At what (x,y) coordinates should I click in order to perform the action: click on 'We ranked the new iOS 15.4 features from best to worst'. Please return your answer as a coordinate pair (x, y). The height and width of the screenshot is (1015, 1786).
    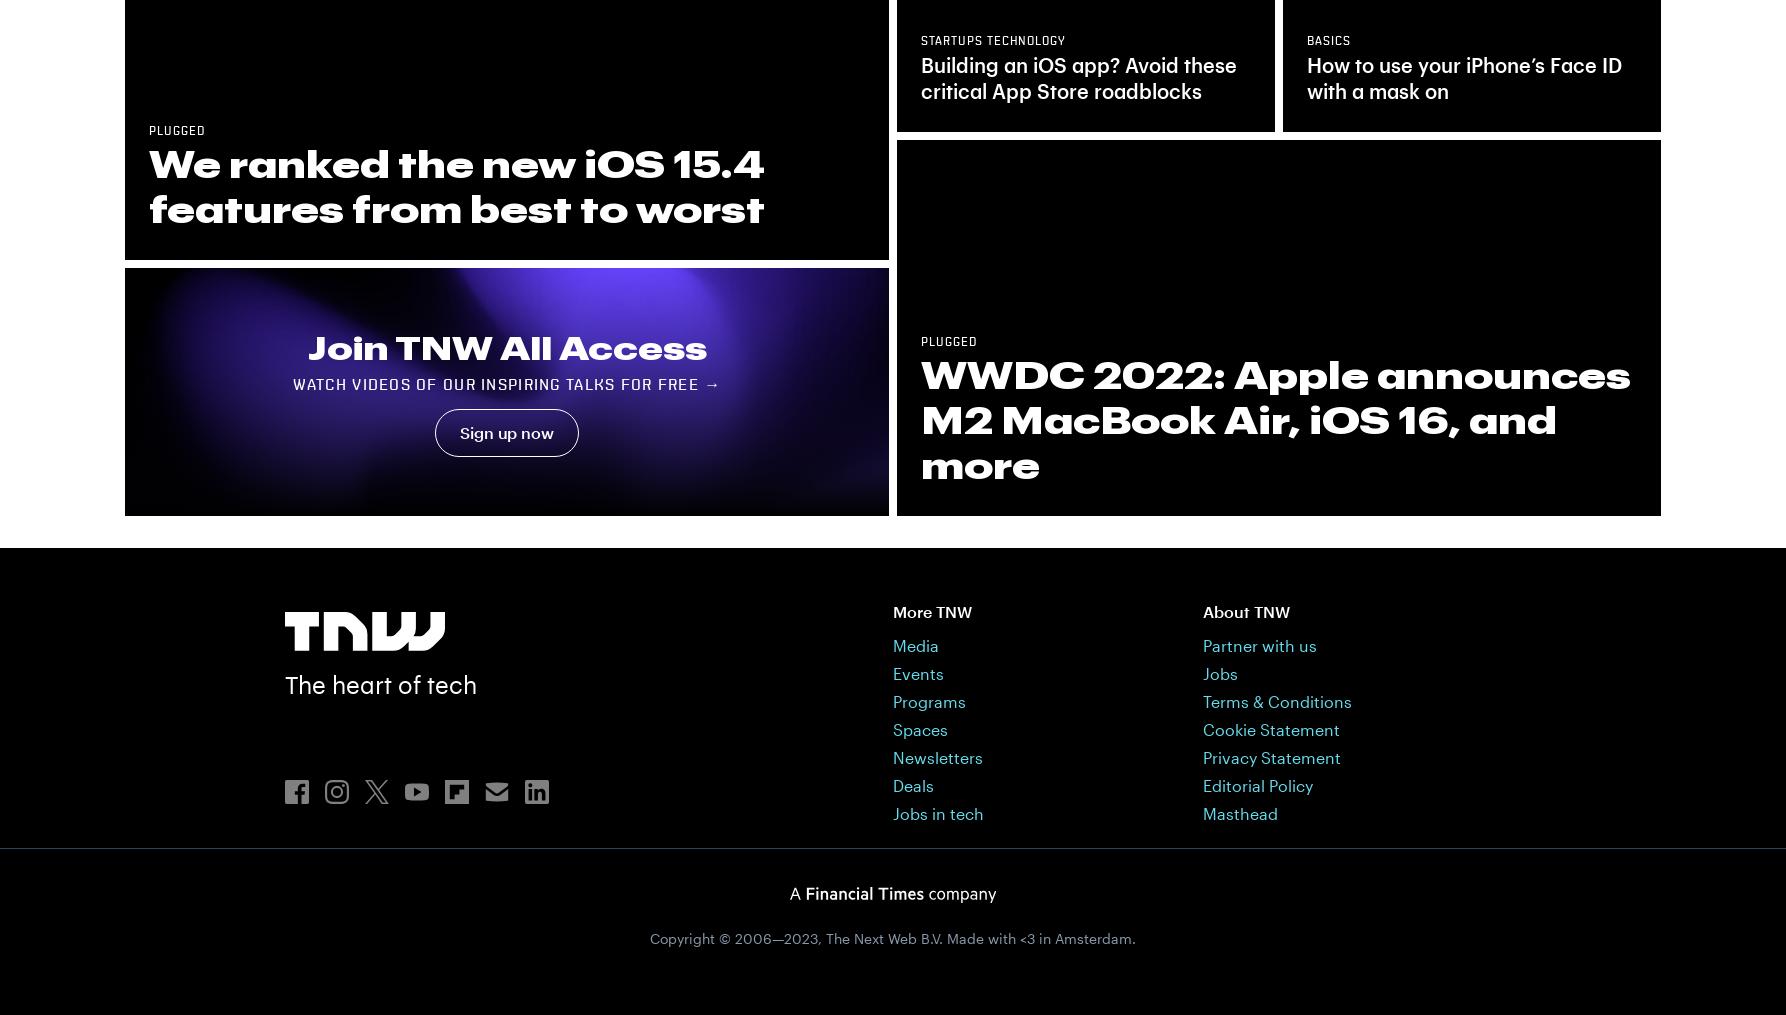
    Looking at the image, I should click on (148, 184).